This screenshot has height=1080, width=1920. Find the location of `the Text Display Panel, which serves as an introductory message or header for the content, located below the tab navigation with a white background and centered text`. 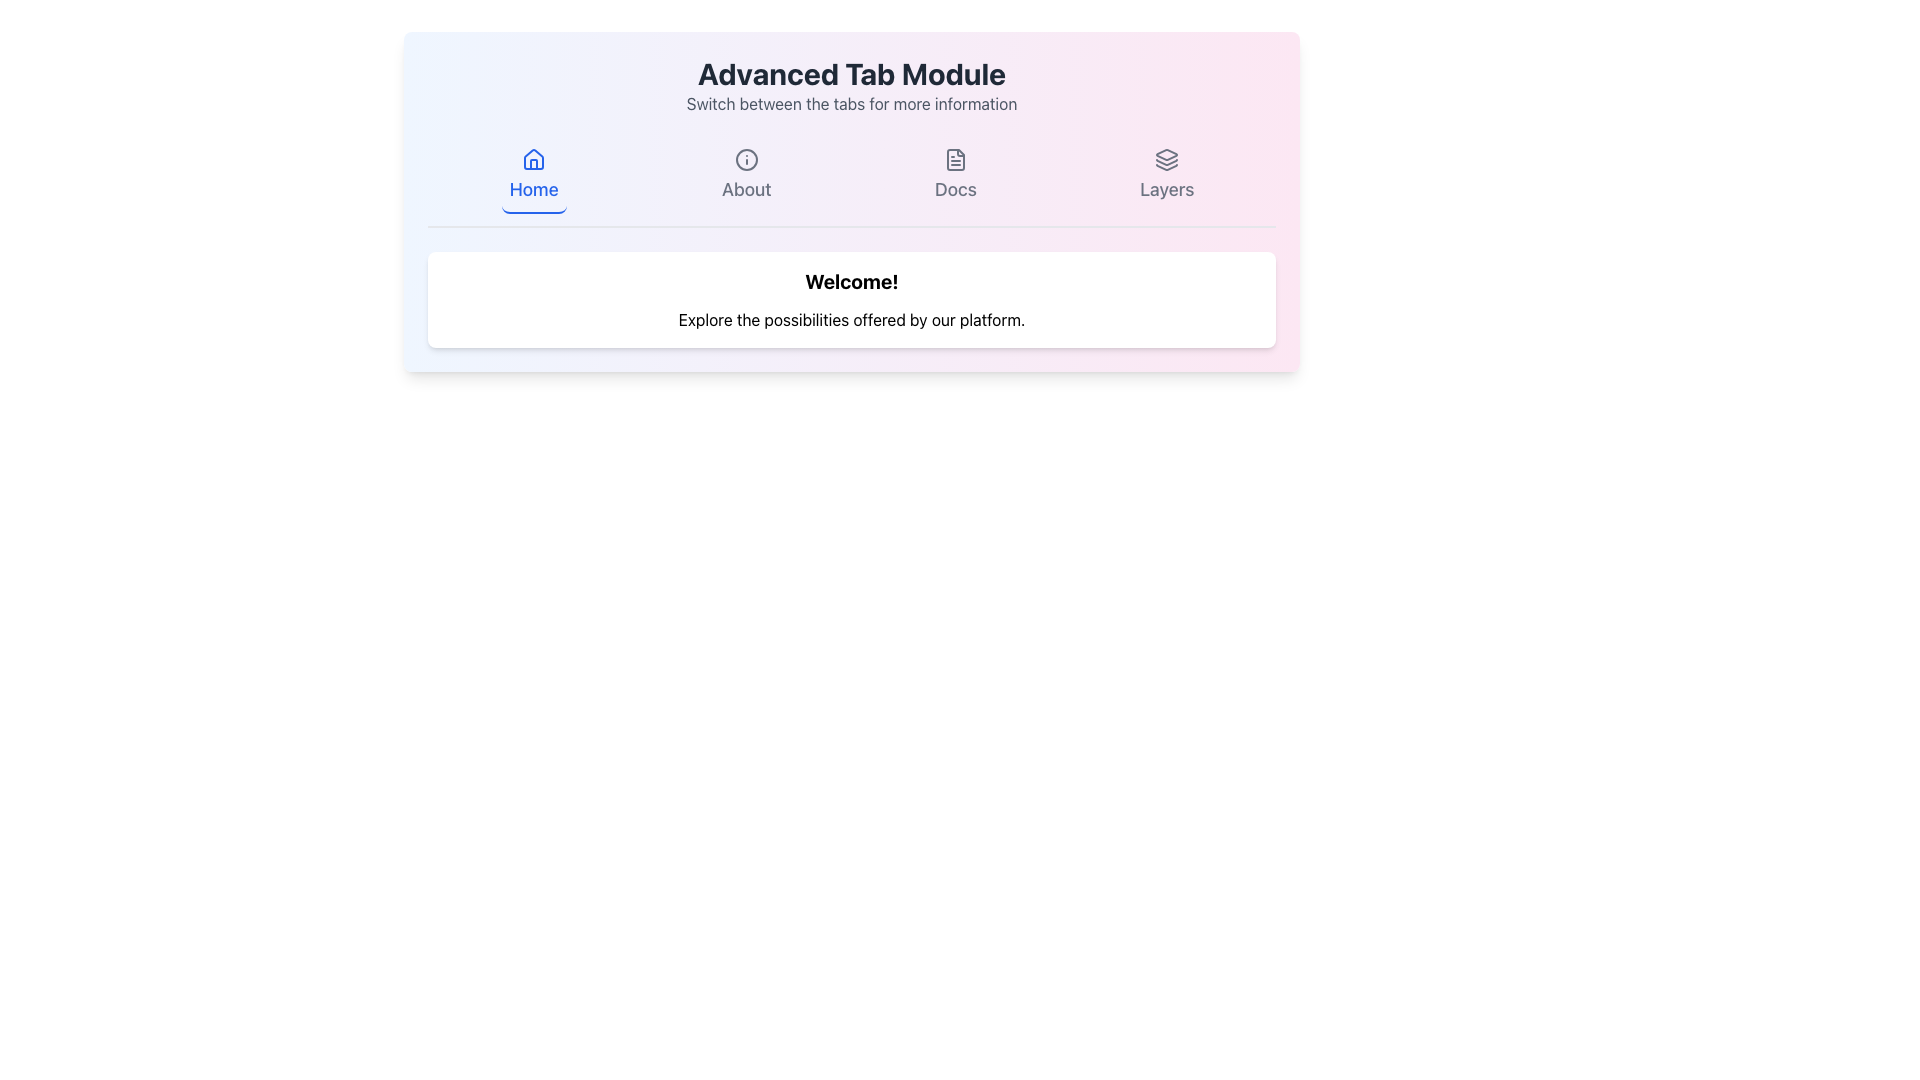

the Text Display Panel, which serves as an introductory message or header for the content, located below the tab navigation with a white background and centered text is located at coordinates (851, 300).